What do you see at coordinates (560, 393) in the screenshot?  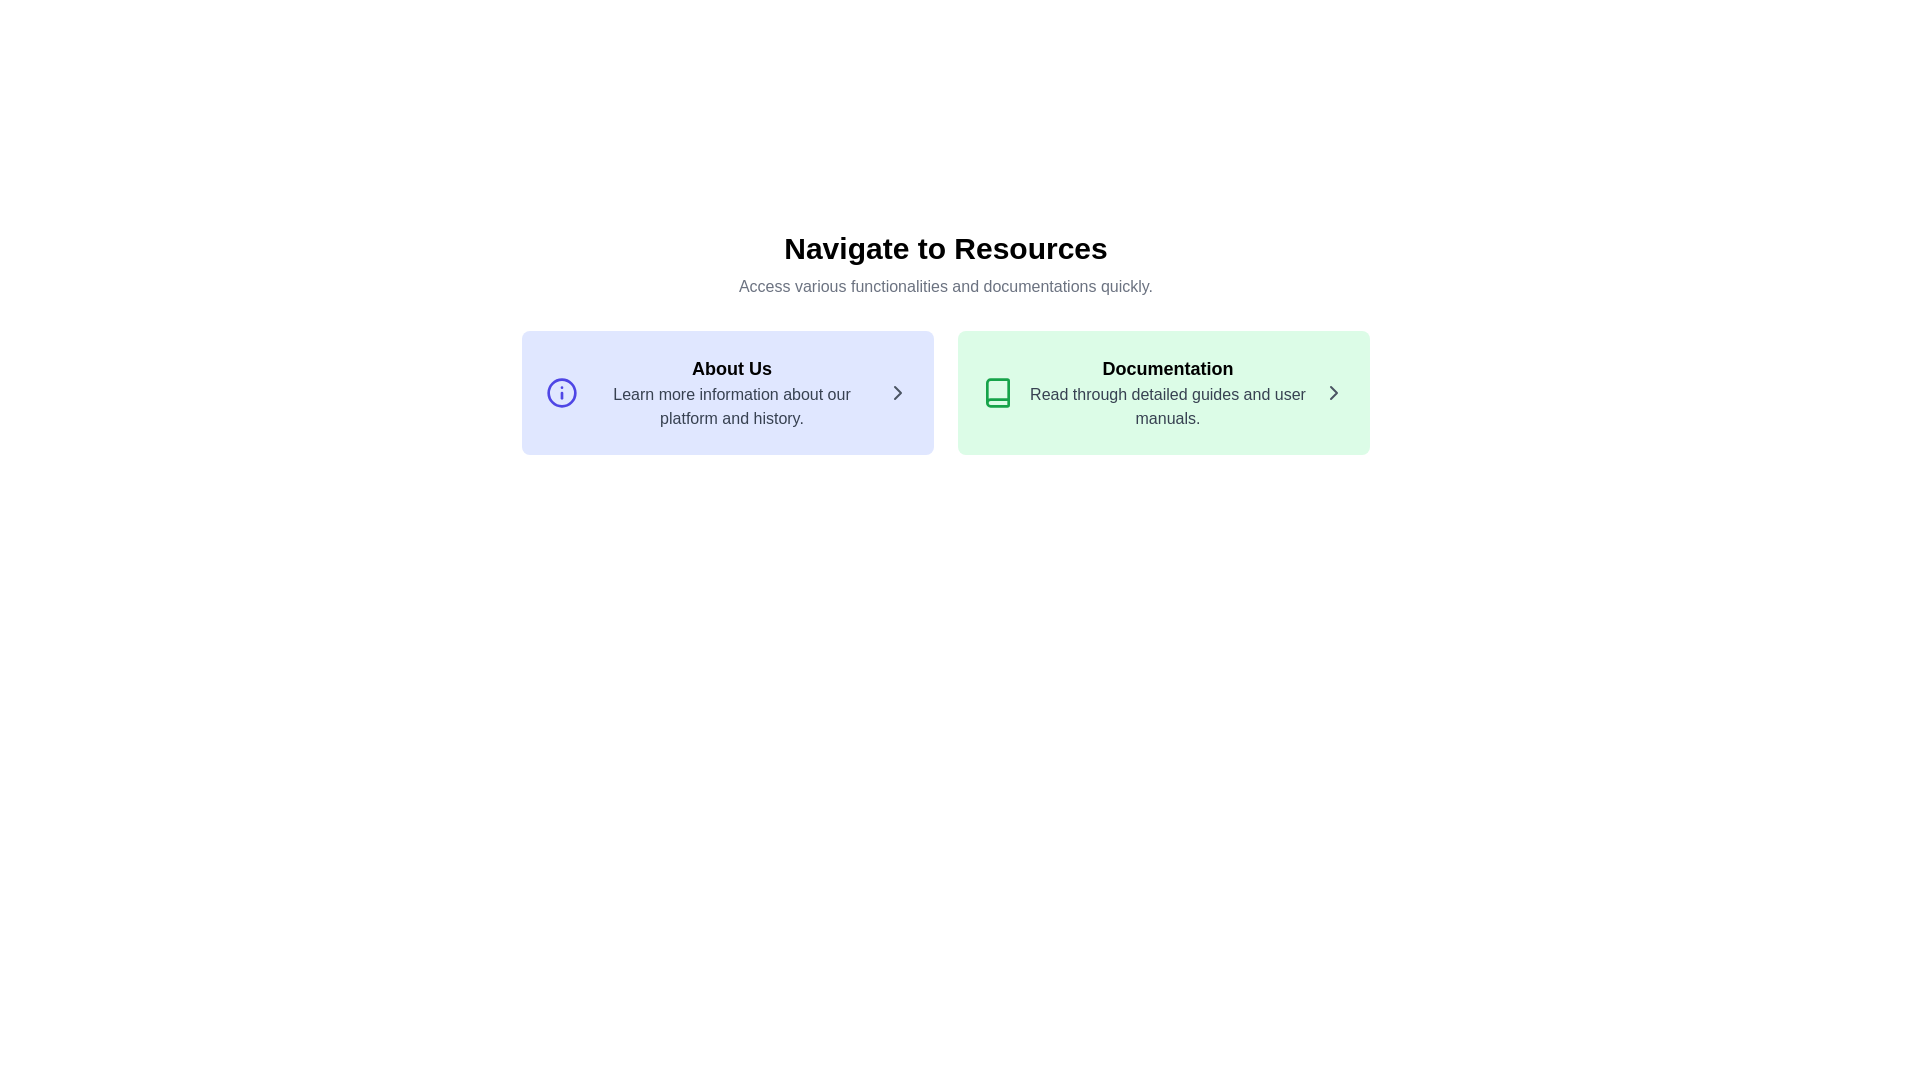 I see `the SVG Circle element that visually represents 'information' in the 'About Us' section button` at bounding box center [560, 393].